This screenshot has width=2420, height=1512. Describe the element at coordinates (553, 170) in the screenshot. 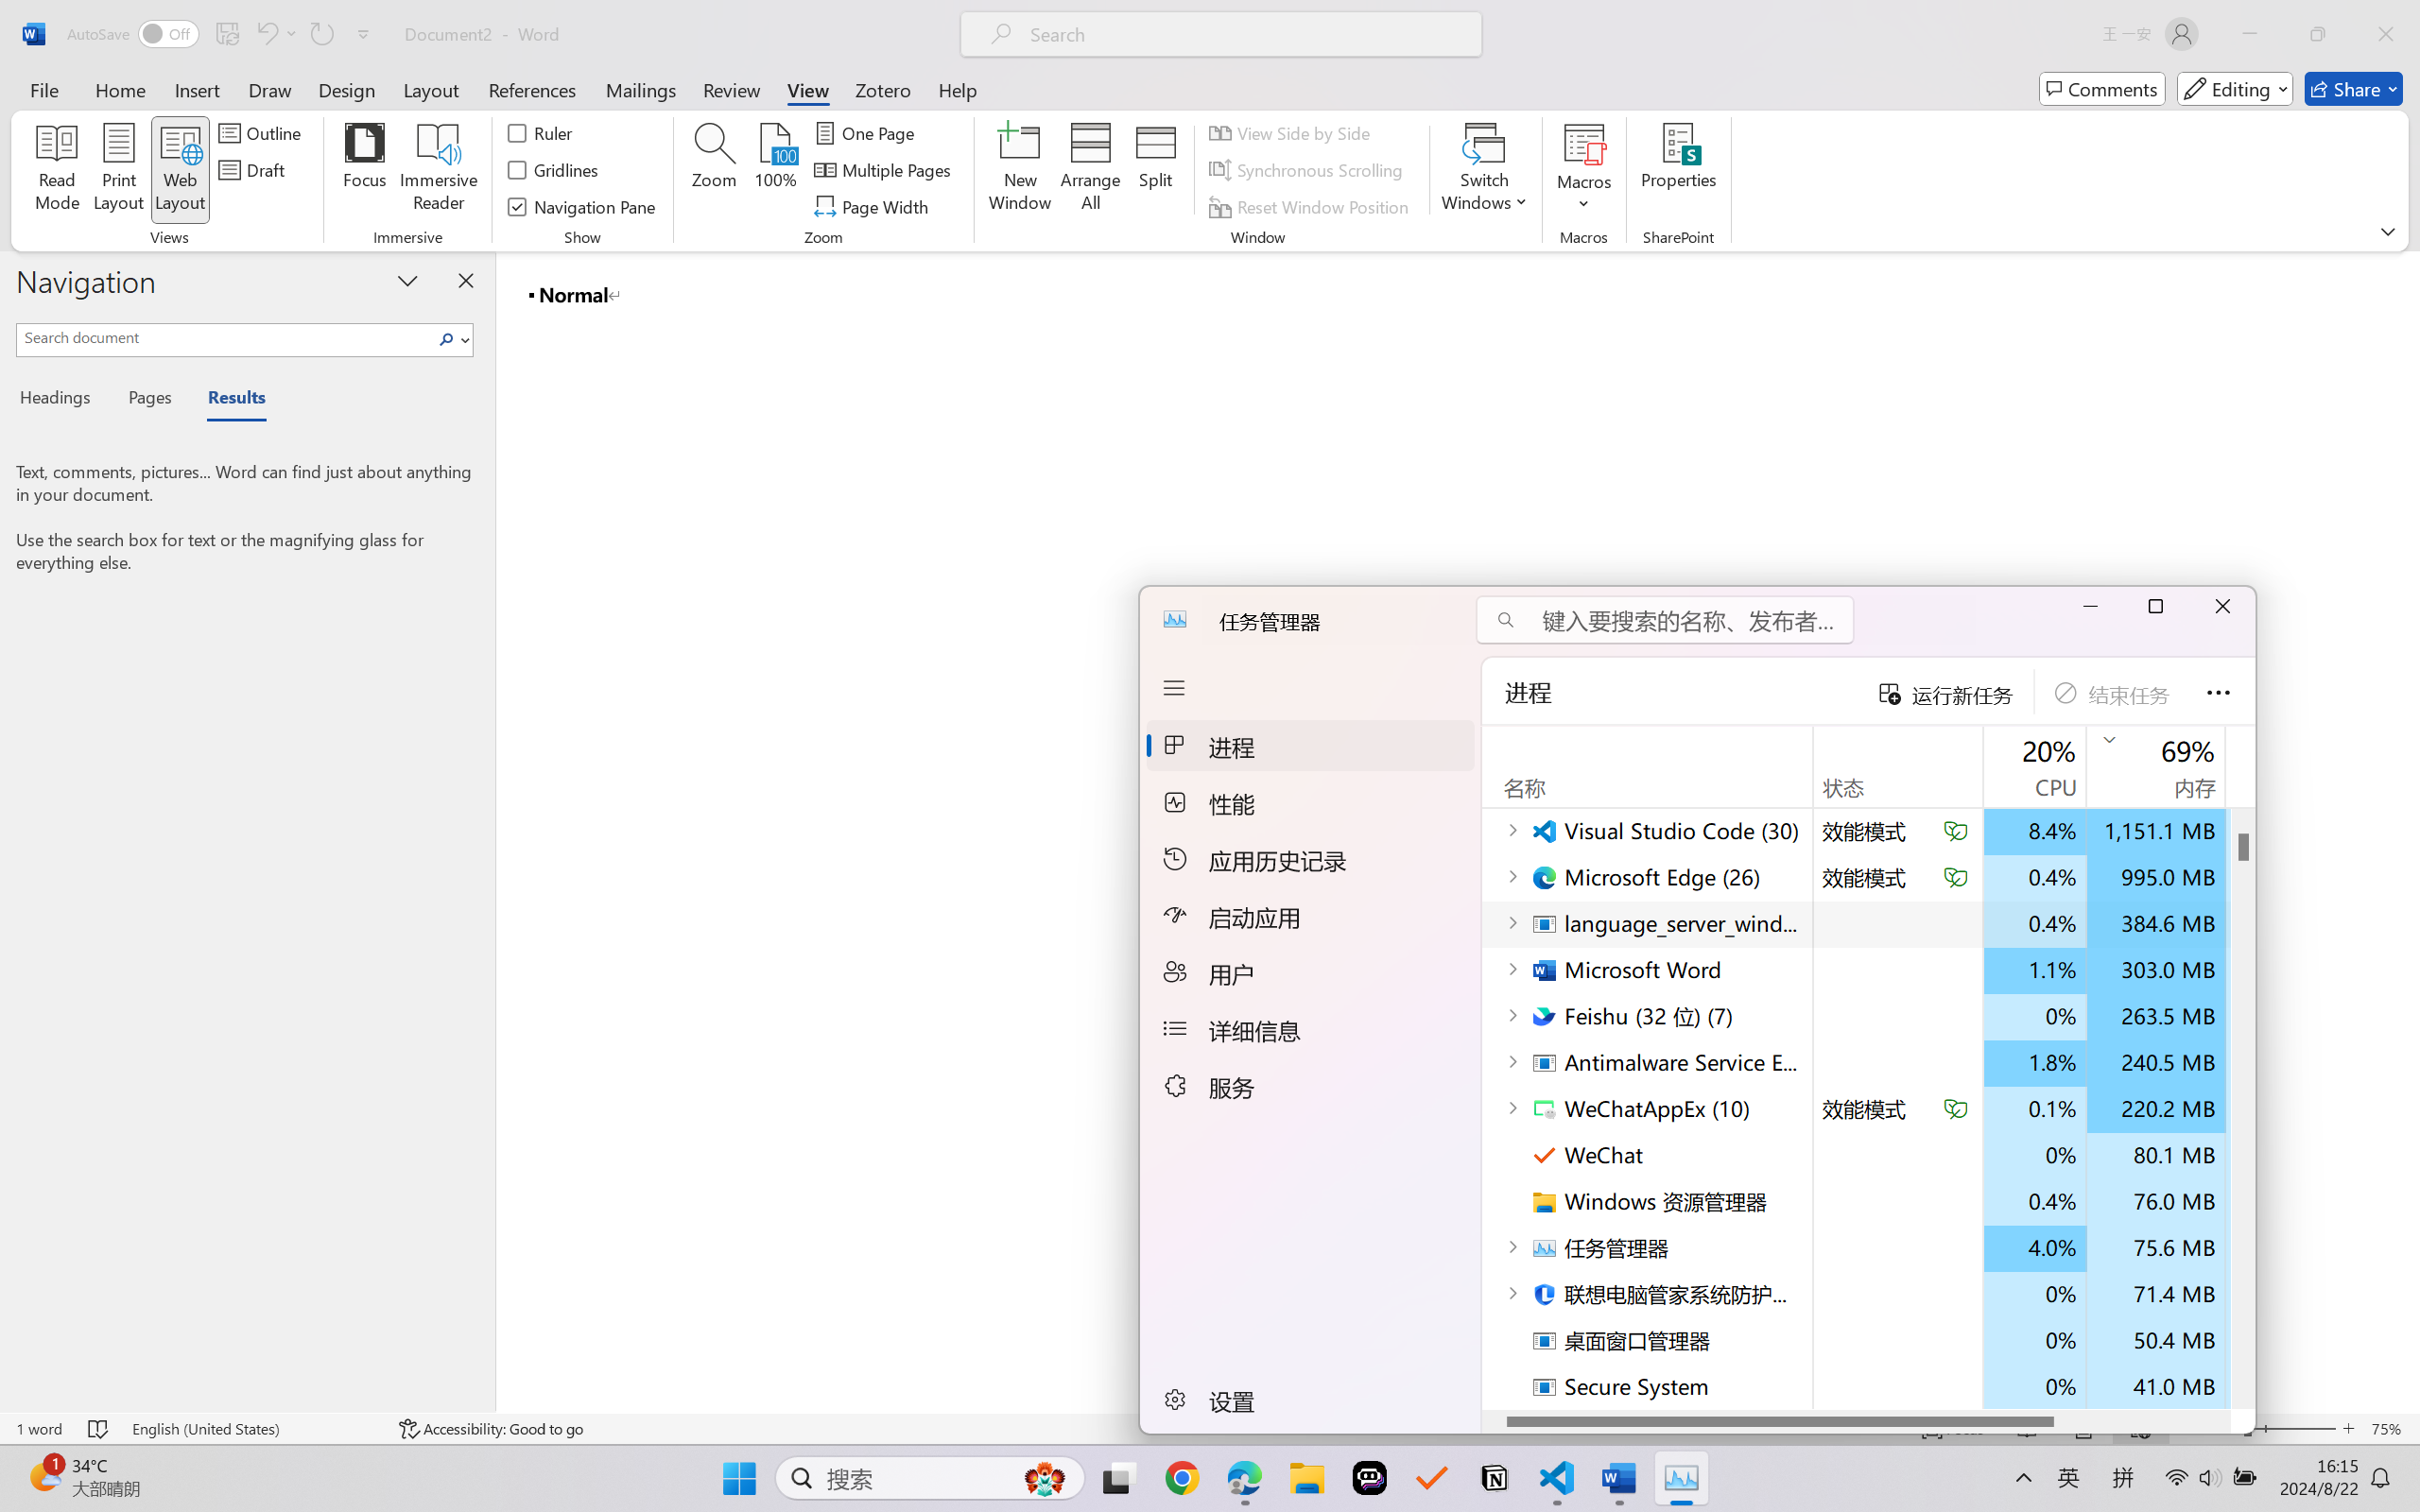

I see `'Gridlines'` at that location.